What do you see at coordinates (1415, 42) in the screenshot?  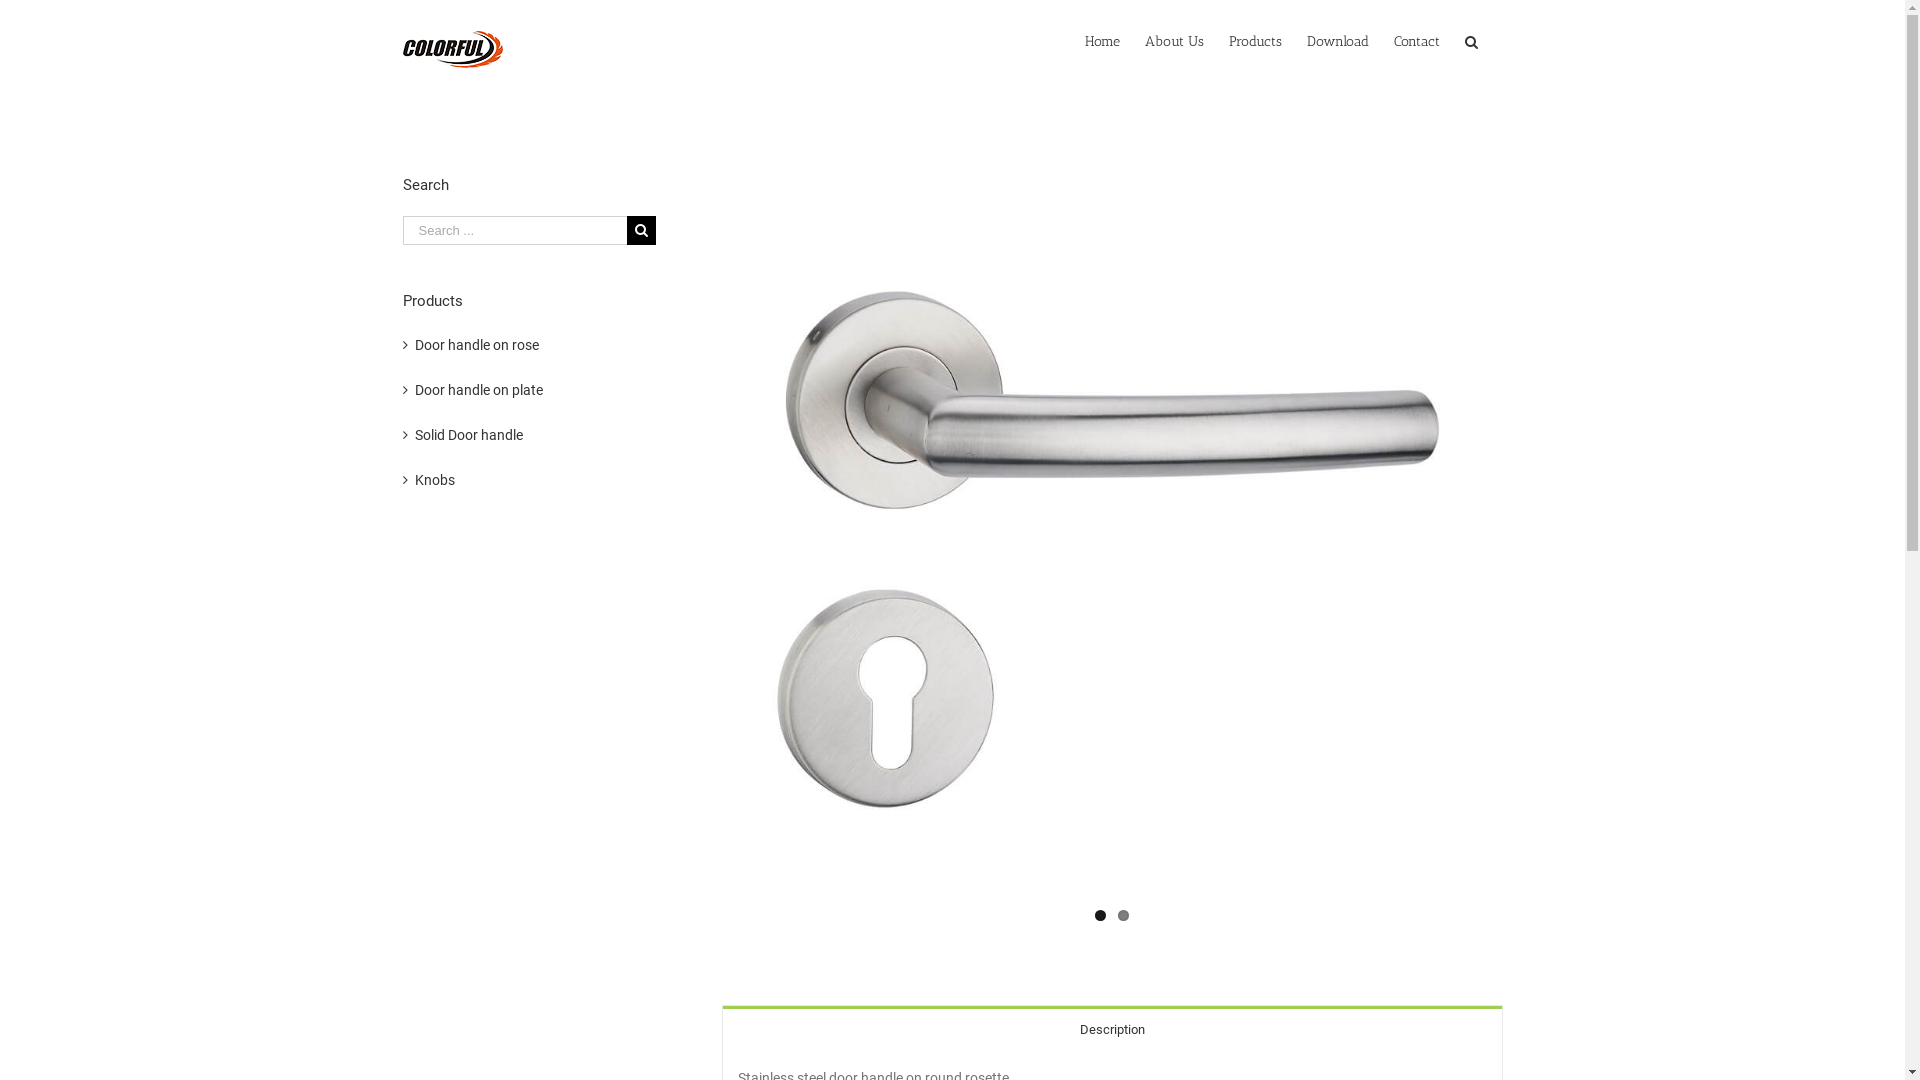 I see `'Contact'` at bounding box center [1415, 42].